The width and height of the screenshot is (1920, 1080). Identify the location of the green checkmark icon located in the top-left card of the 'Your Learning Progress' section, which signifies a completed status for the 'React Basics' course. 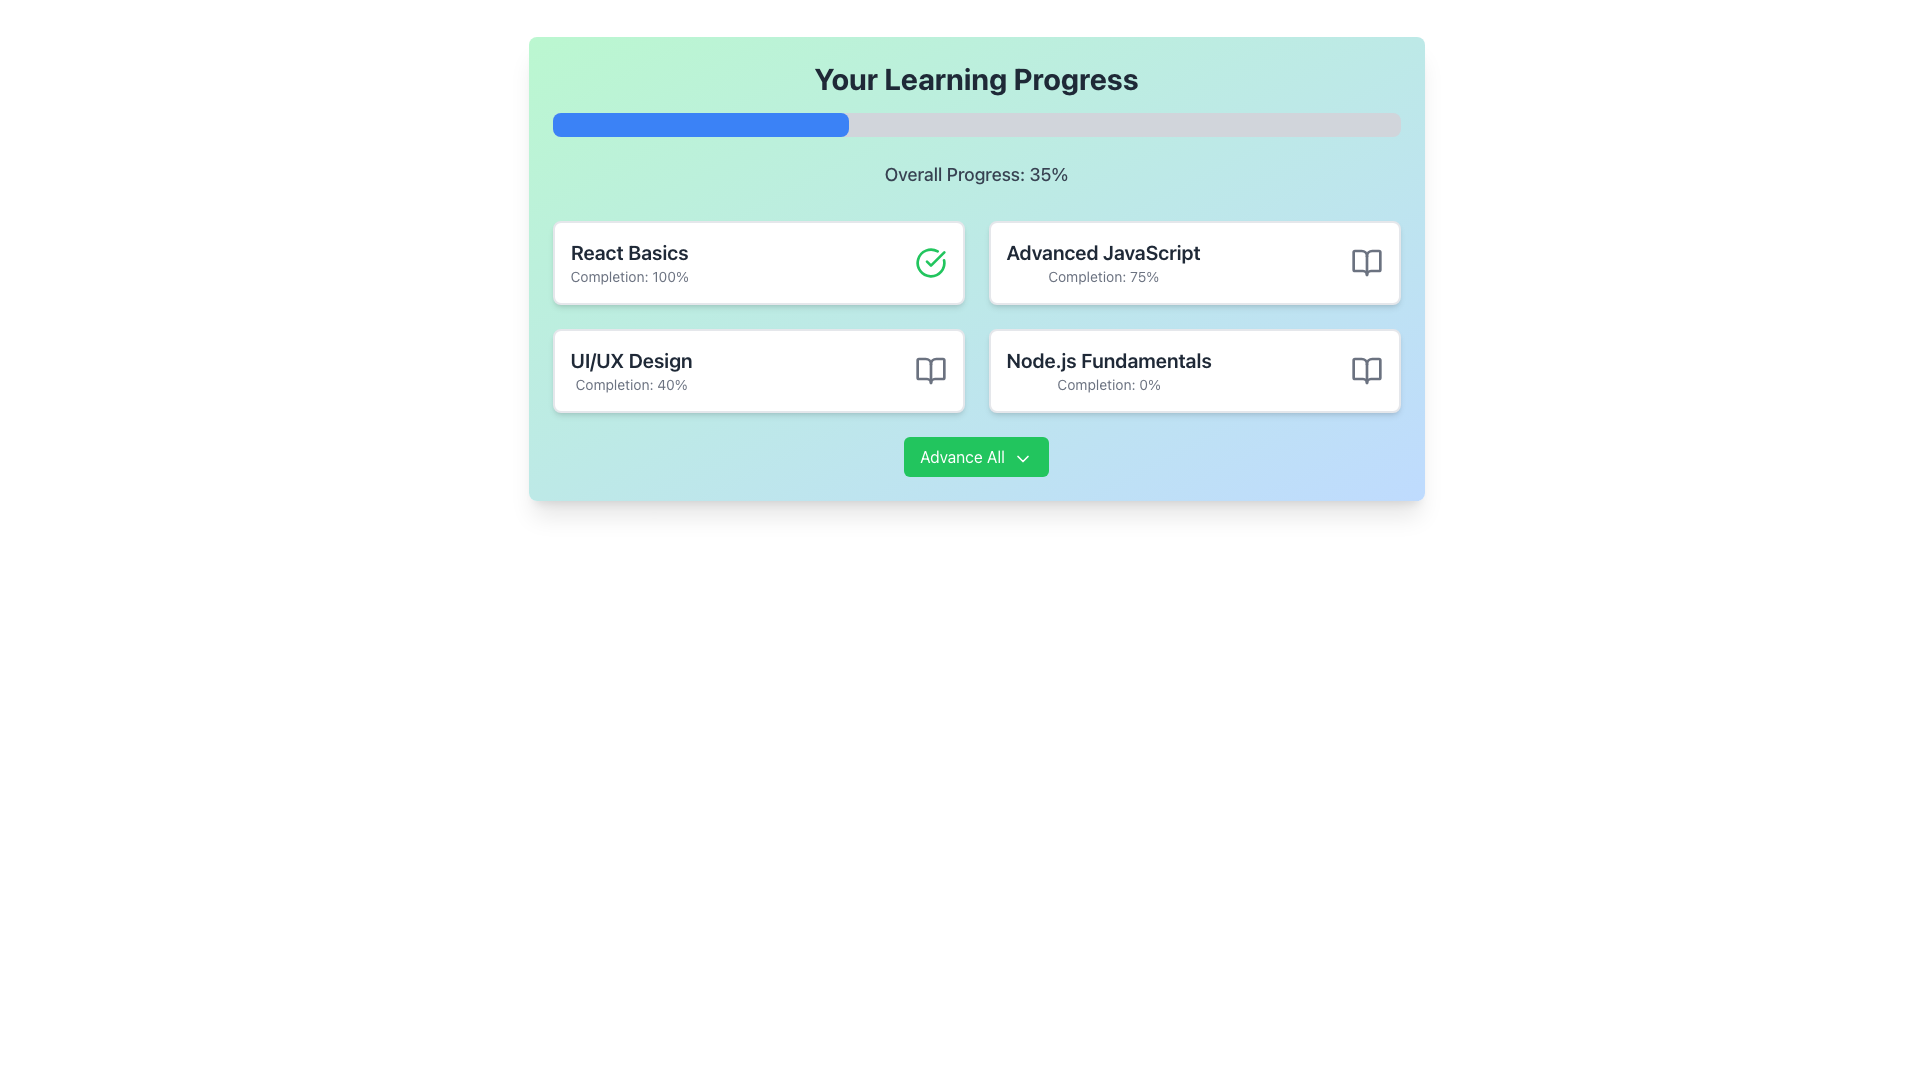
(929, 261).